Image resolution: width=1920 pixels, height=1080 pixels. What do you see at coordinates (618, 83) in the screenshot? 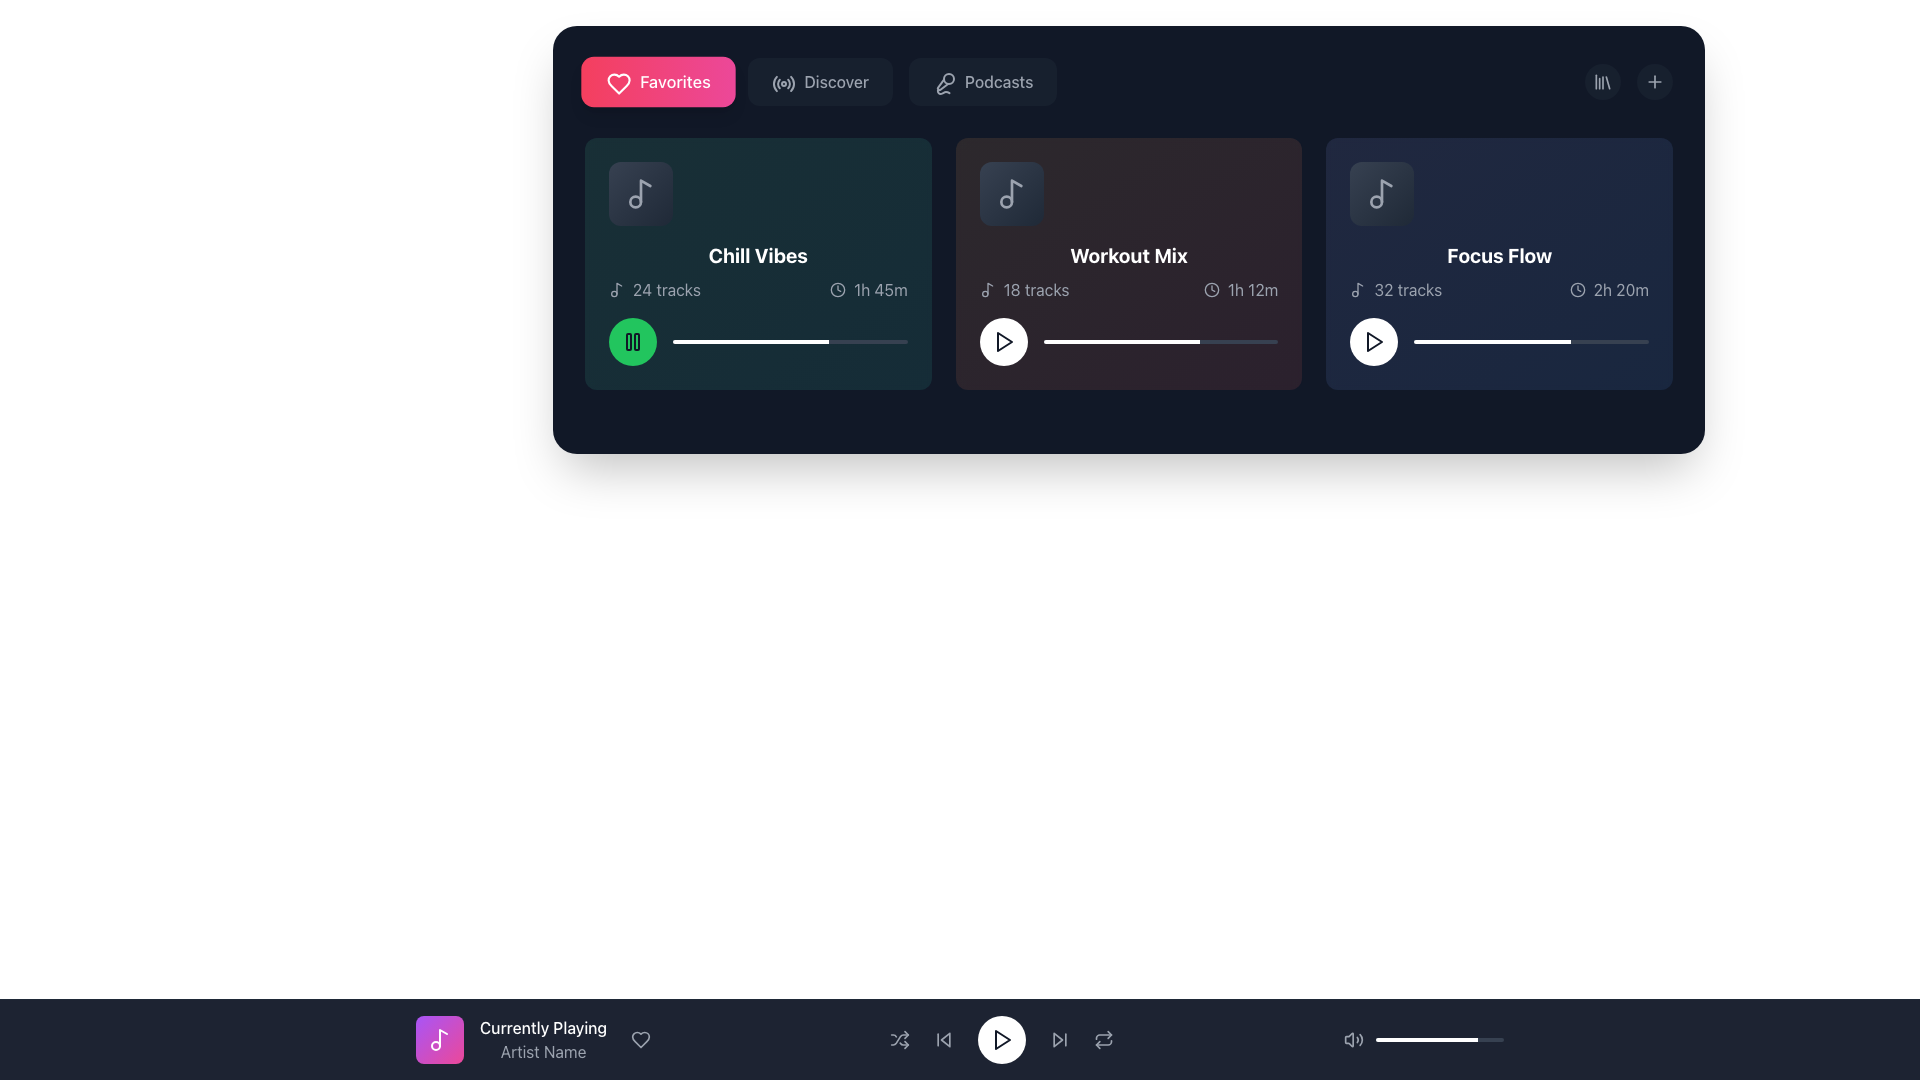
I see `the heart icon within the 'Favorites' button` at bounding box center [618, 83].